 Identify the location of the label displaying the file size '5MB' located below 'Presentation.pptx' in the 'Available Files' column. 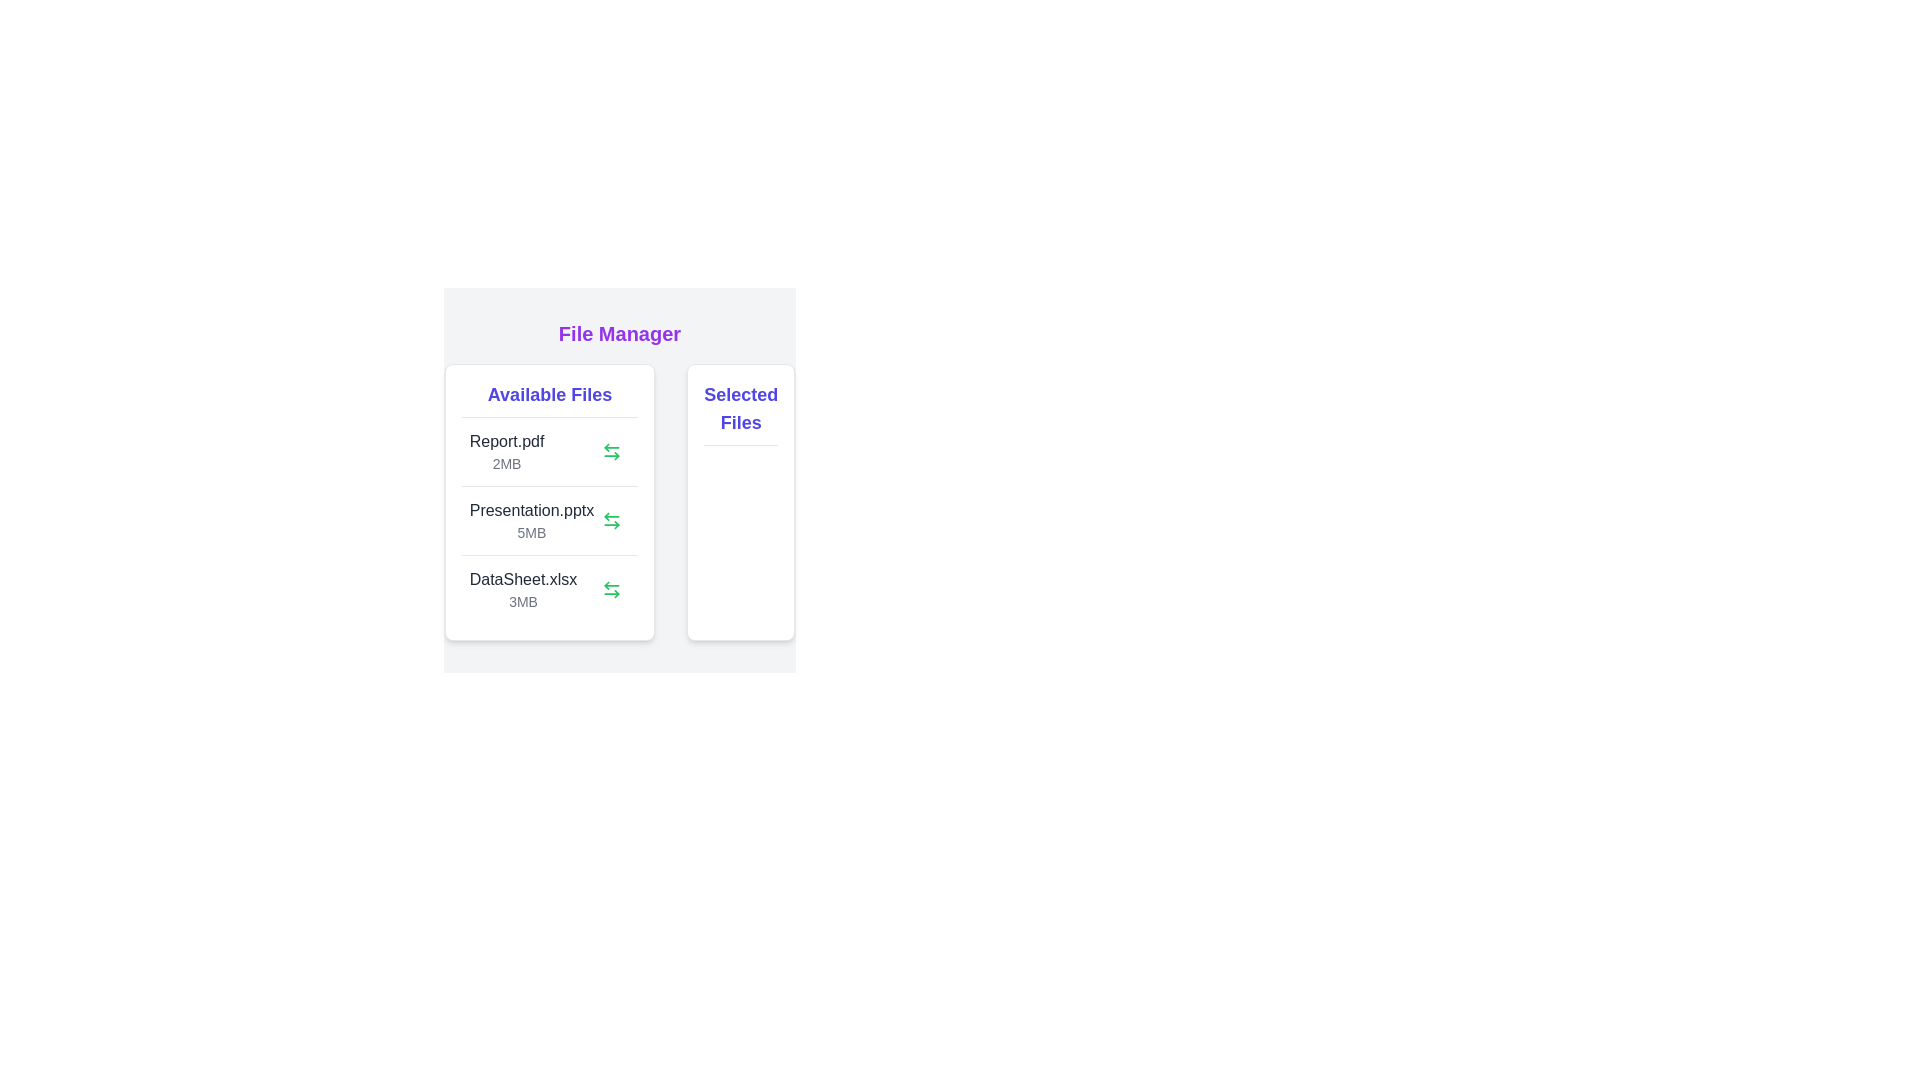
(532, 531).